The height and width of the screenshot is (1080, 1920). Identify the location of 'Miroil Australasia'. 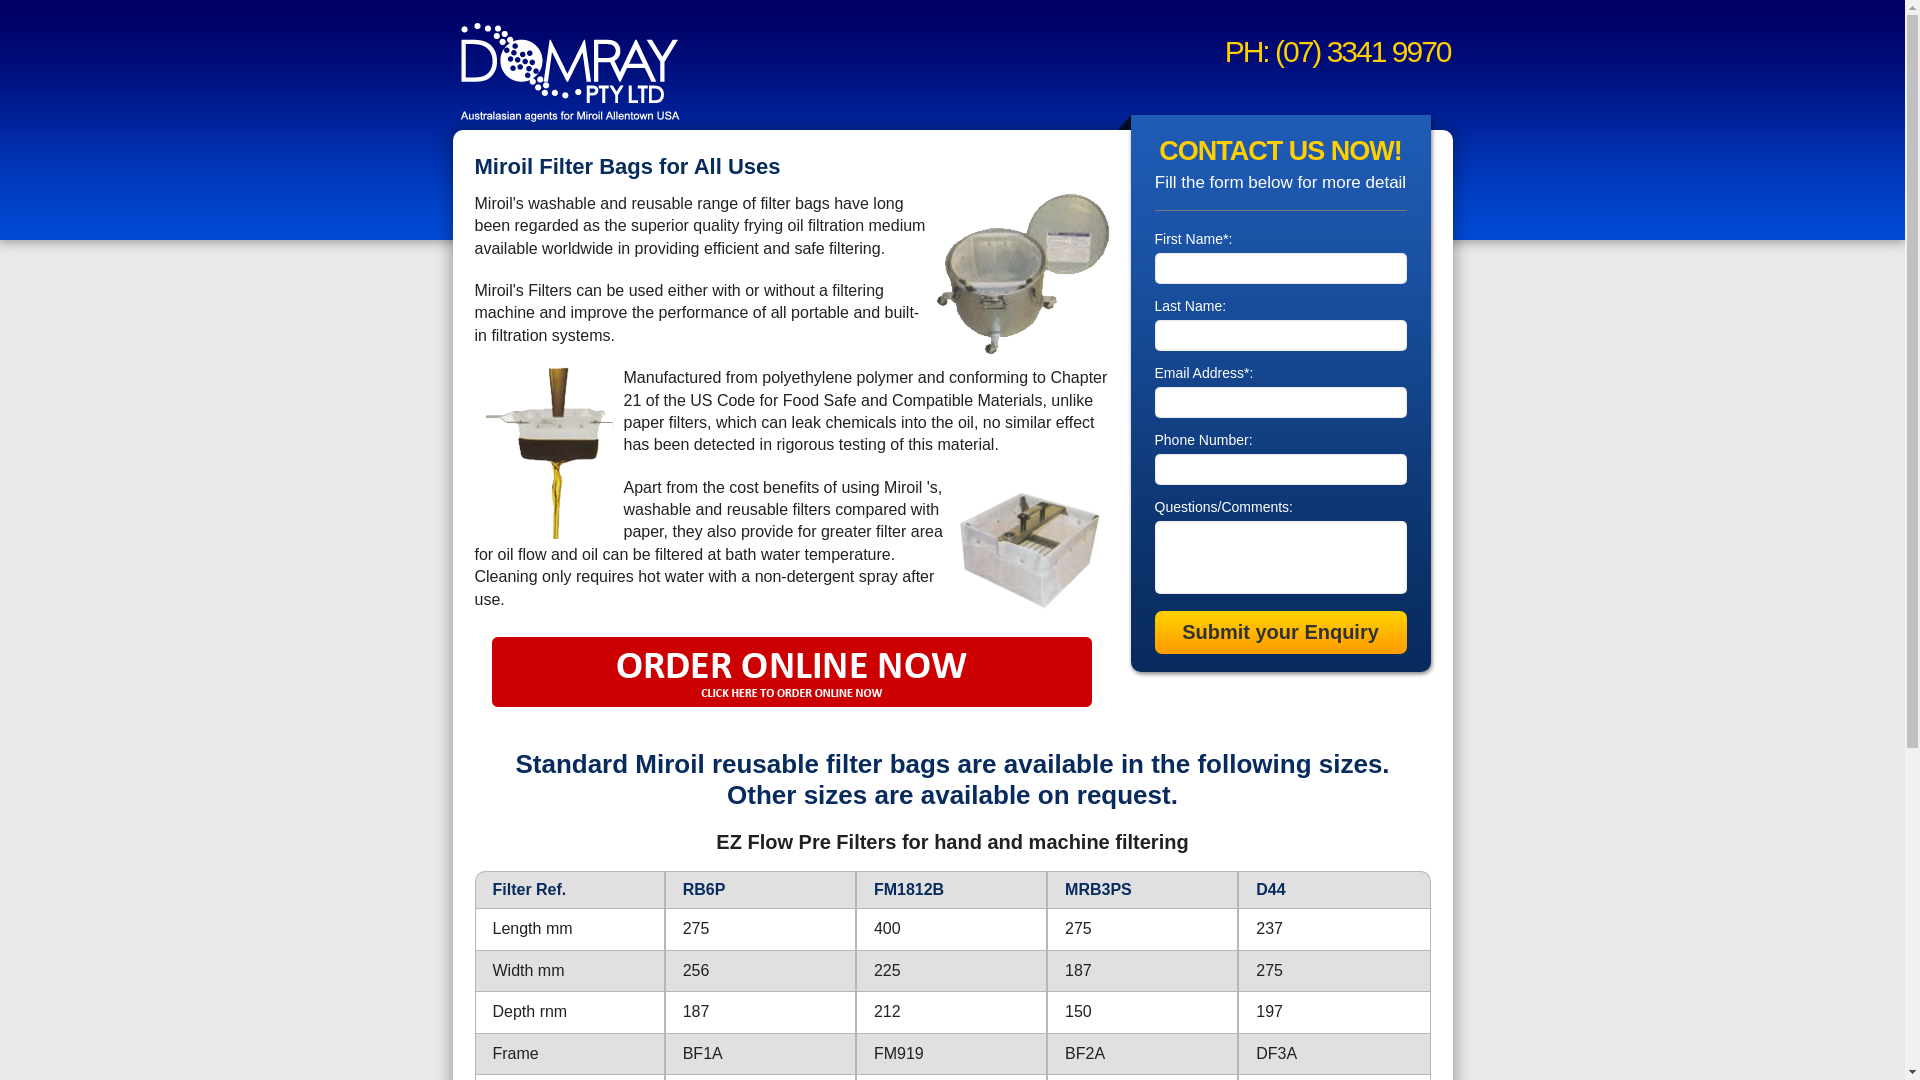
(569, 68).